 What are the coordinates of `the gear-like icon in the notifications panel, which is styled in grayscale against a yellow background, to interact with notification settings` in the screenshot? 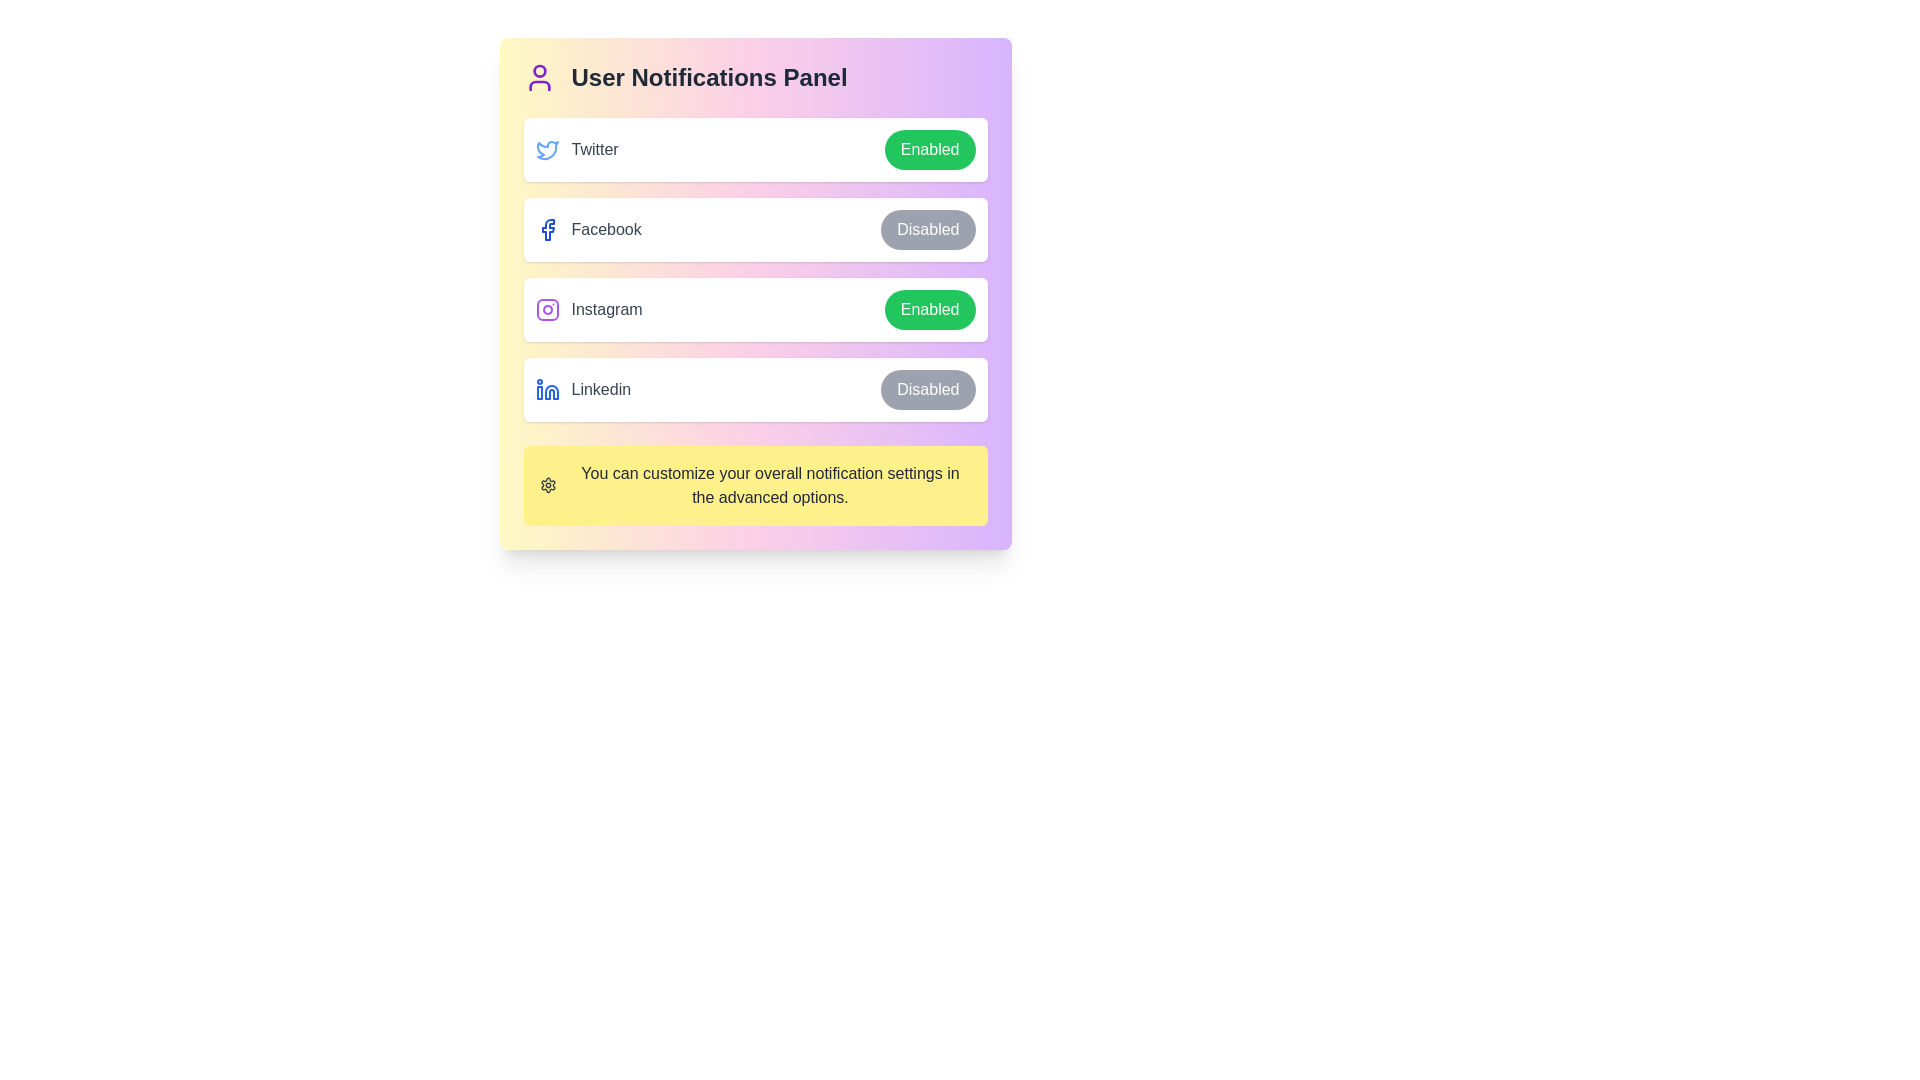 It's located at (547, 486).